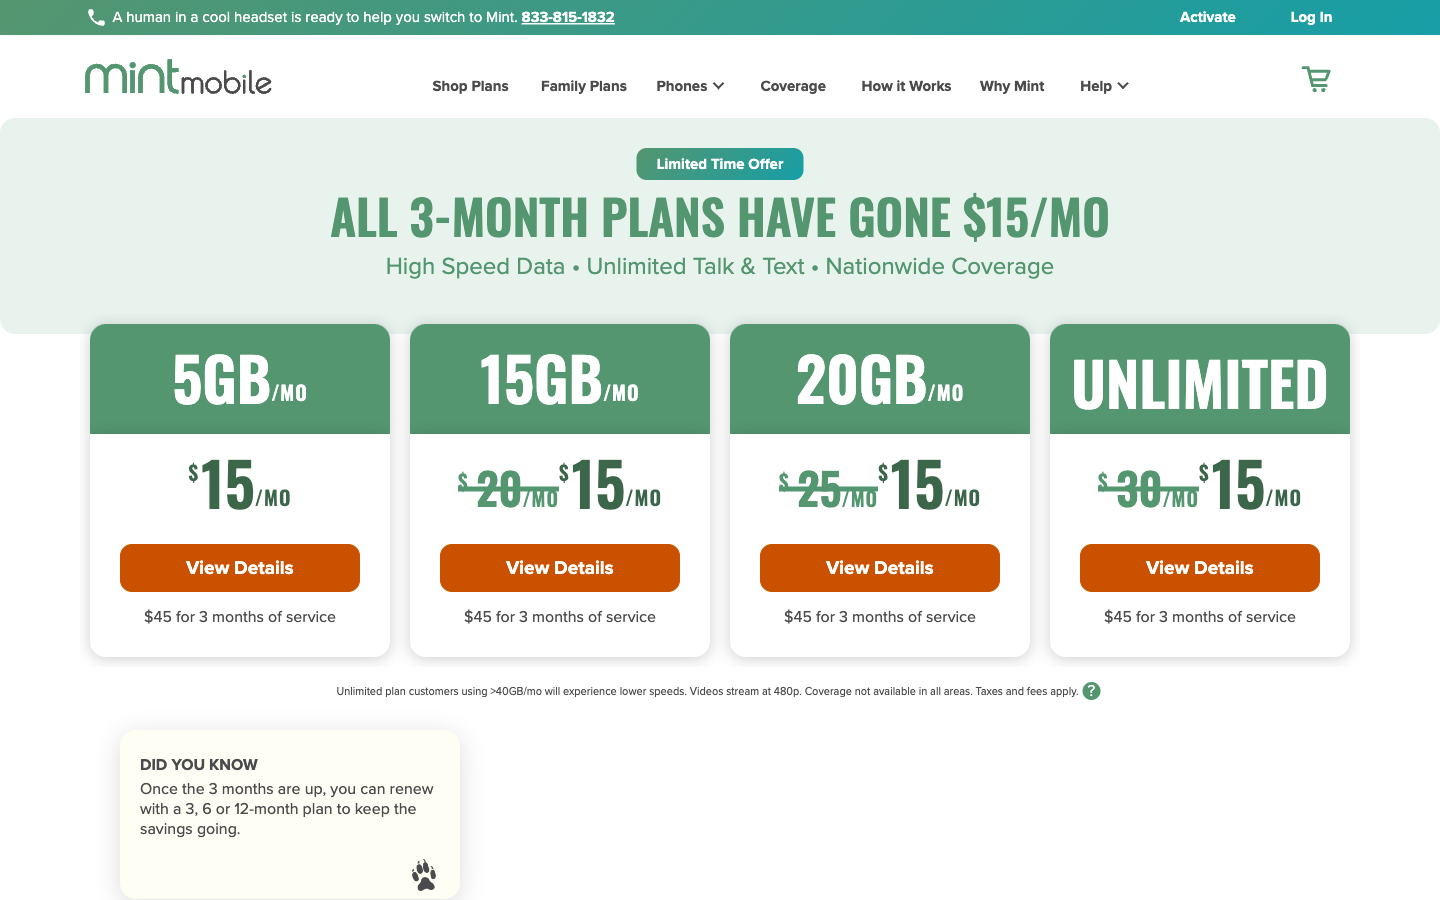 This screenshot has height=900, width=1440. What do you see at coordinates (998, 88) in the screenshot?
I see `Why Mint Page` at bounding box center [998, 88].